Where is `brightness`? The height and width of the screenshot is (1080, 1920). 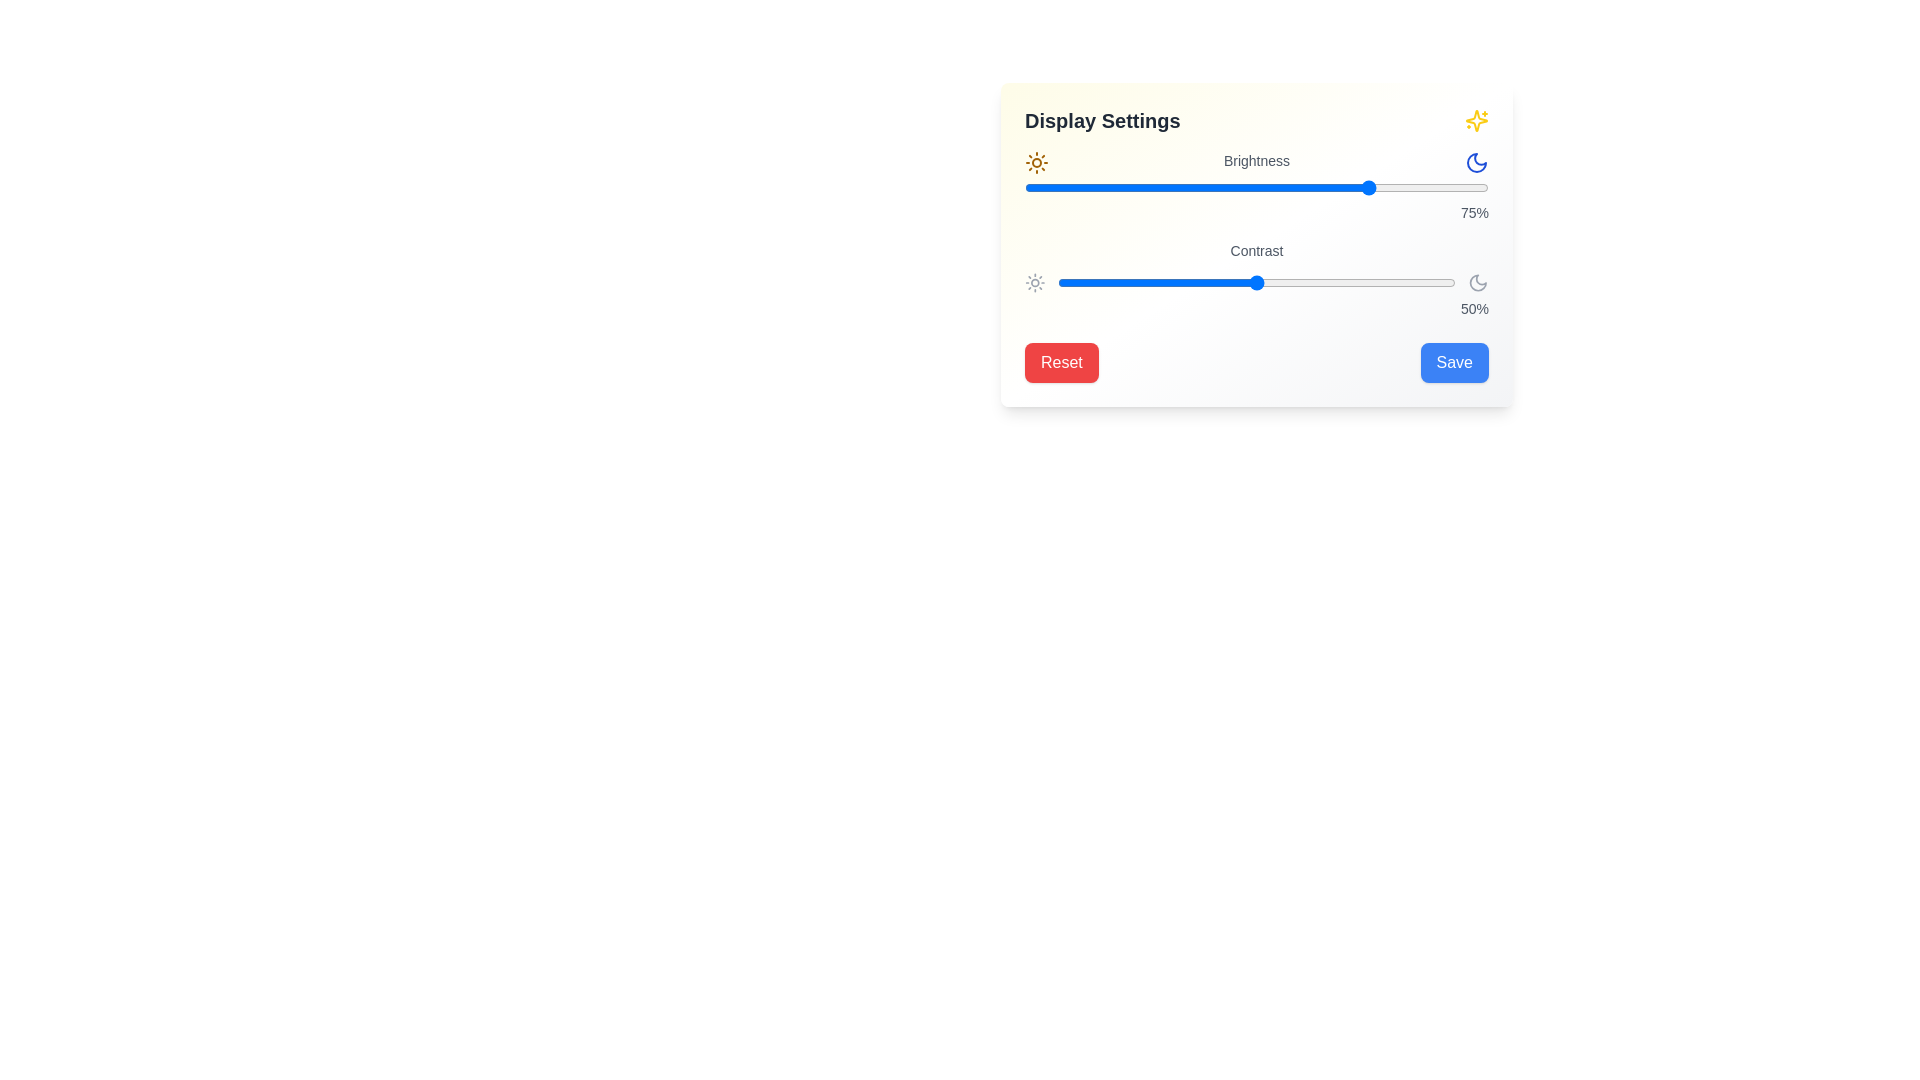 brightness is located at coordinates (1029, 188).